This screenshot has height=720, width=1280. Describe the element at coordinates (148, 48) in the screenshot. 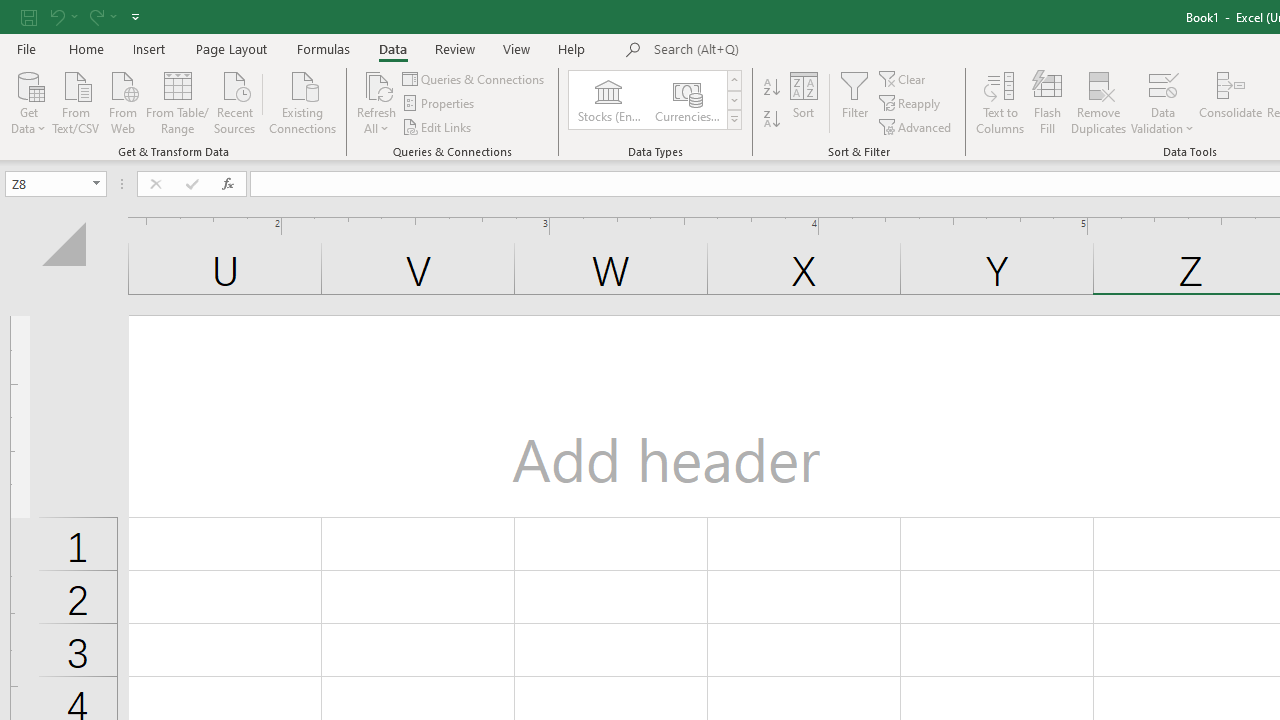

I see `'Insert'` at that location.